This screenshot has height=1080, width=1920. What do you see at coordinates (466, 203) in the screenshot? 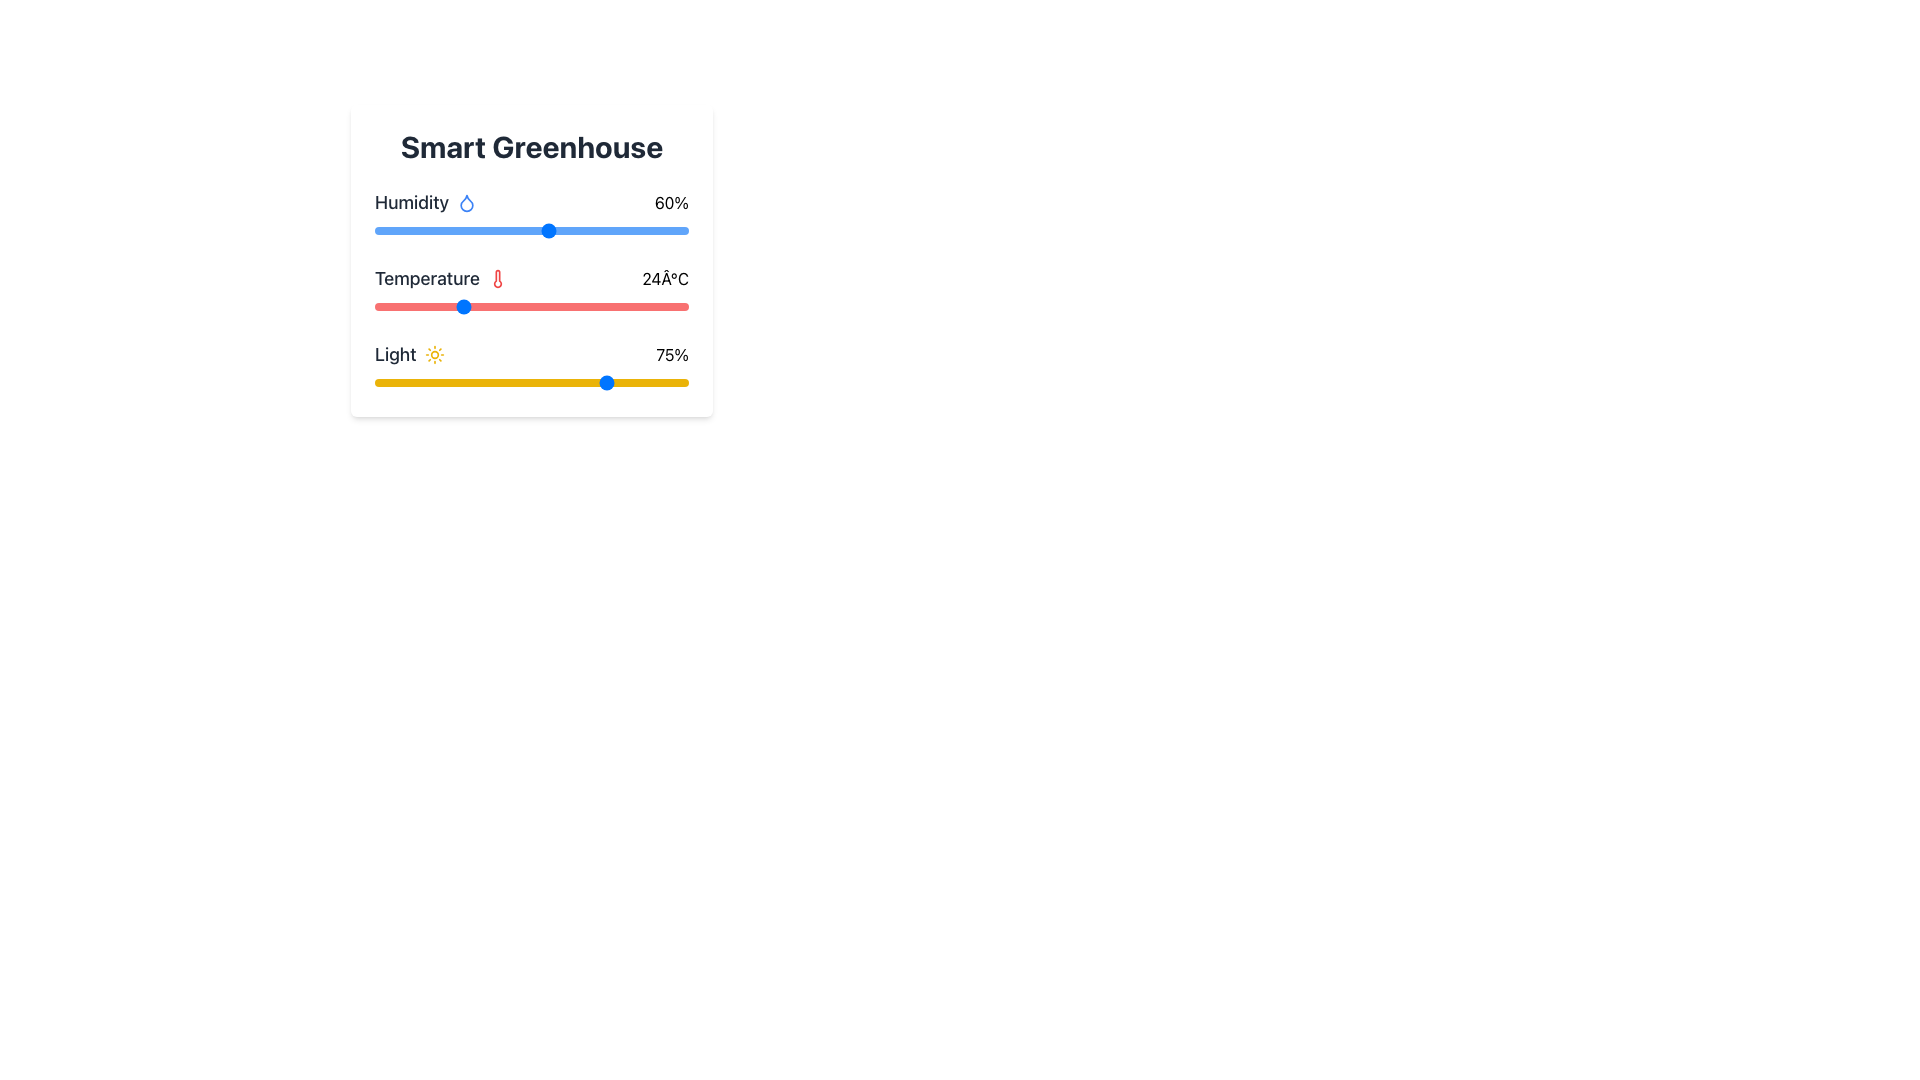
I see `the humidity icon located beside the 'Humidity' label in the top section of the 'Smart Greenhouse' visual card interface` at bounding box center [466, 203].